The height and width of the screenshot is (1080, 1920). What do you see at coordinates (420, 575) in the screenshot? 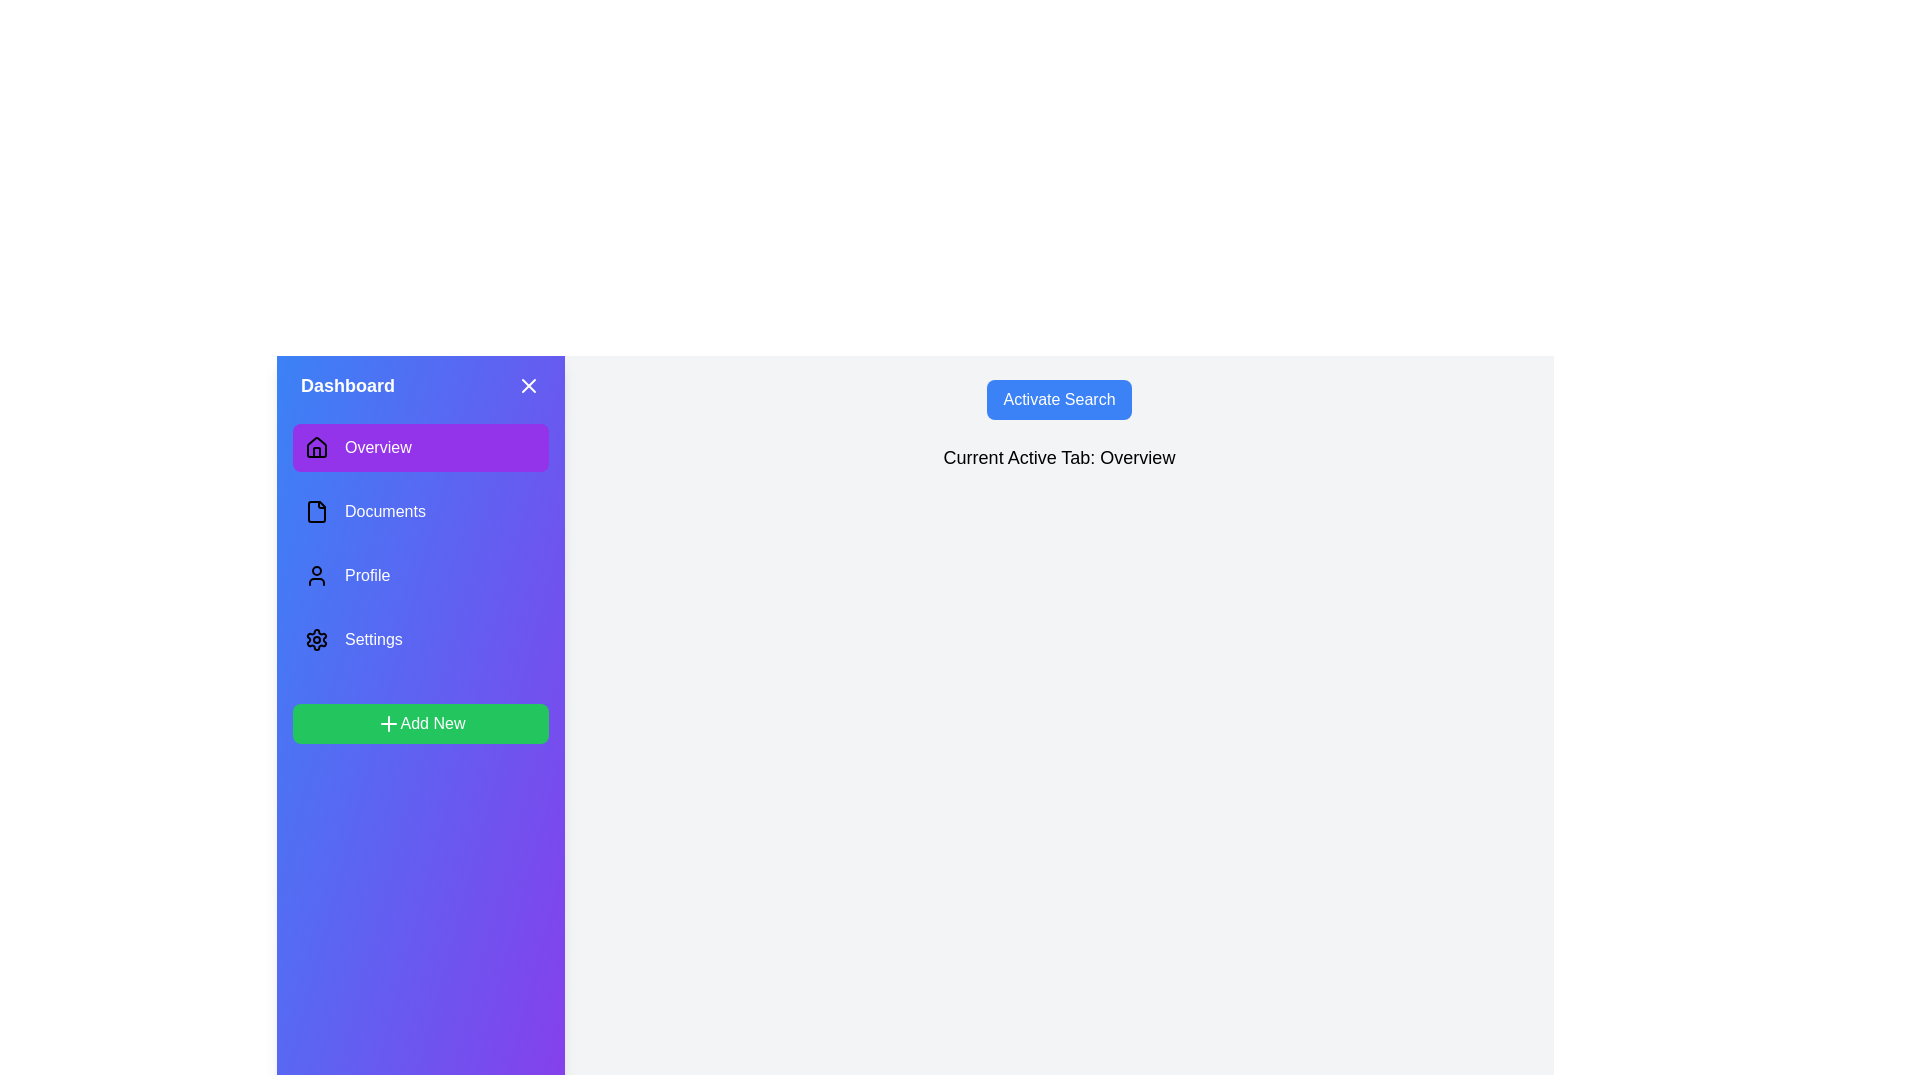
I see `the third item in the vertical navigation menu, which links to the 'Profile' section of the application` at bounding box center [420, 575].